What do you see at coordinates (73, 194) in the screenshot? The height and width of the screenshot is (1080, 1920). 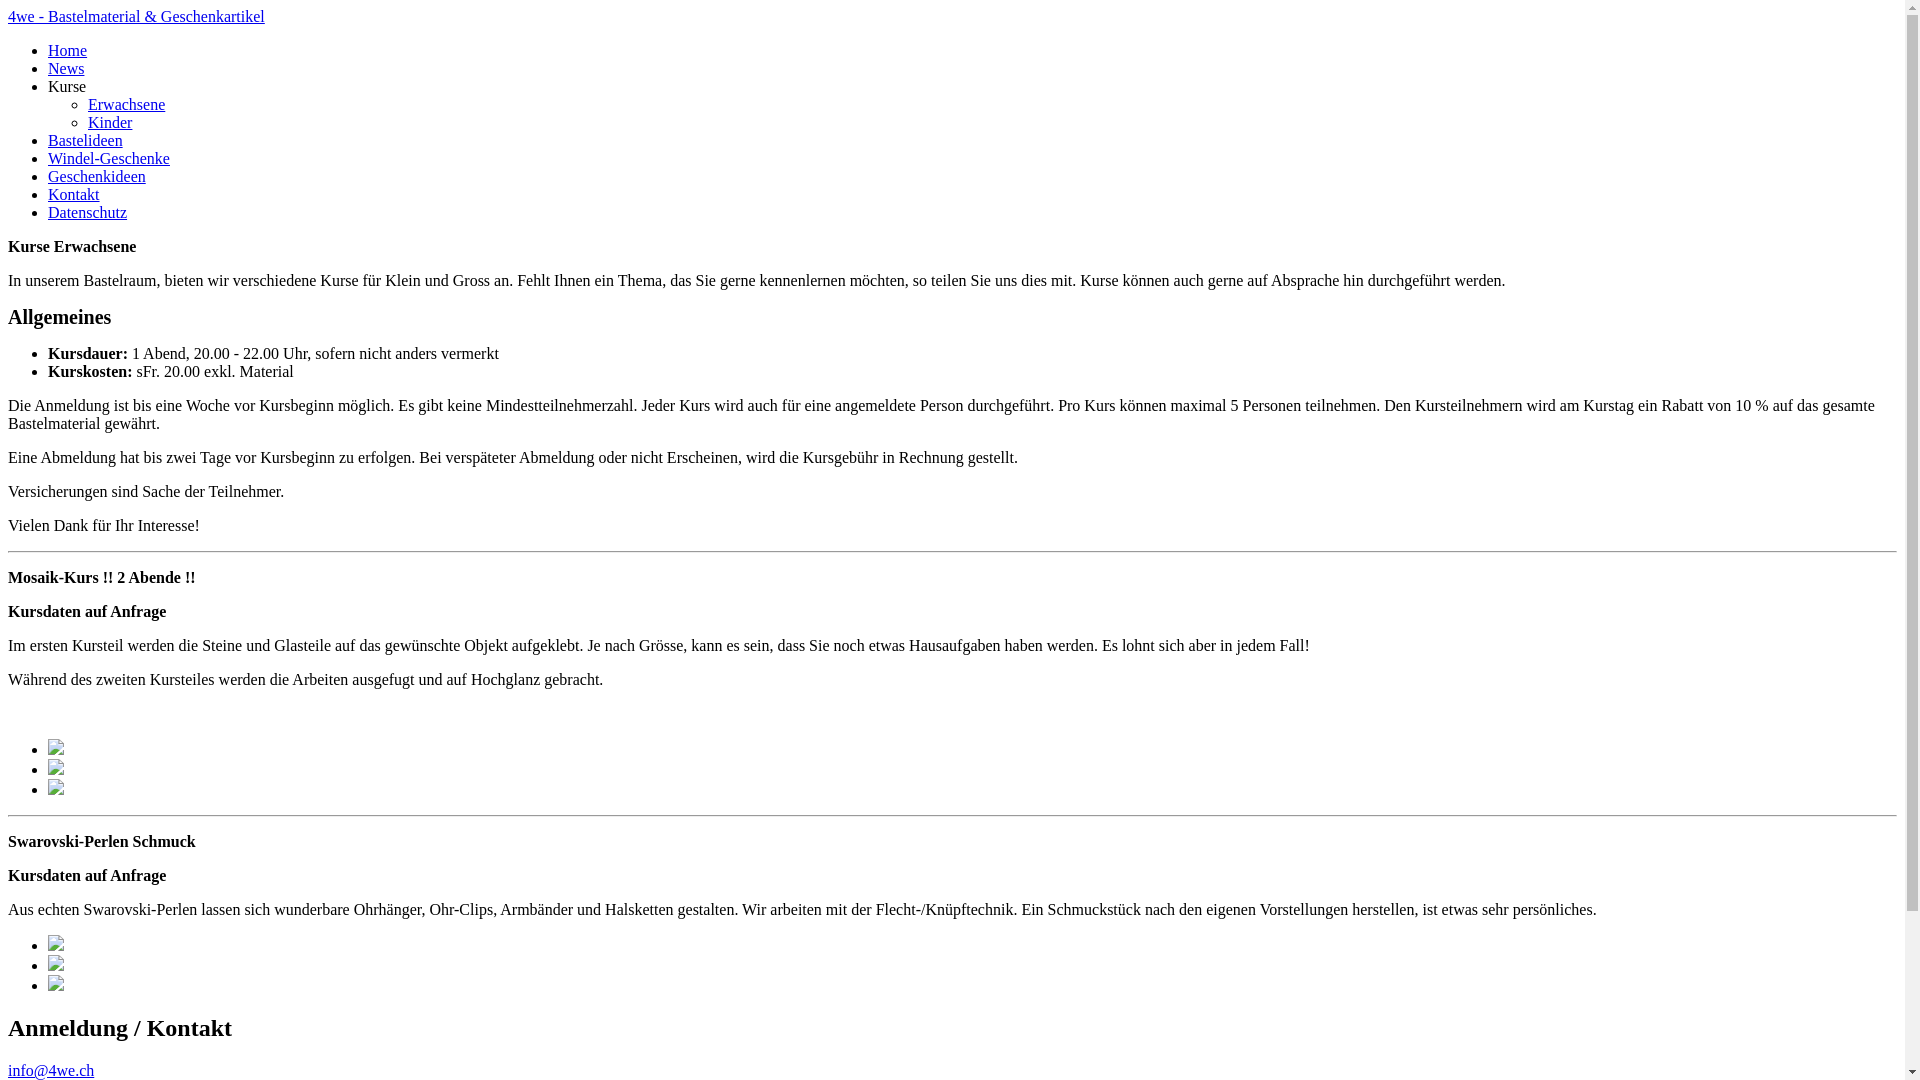 I see `'Kontakt'` at bounding box center [73, 194].